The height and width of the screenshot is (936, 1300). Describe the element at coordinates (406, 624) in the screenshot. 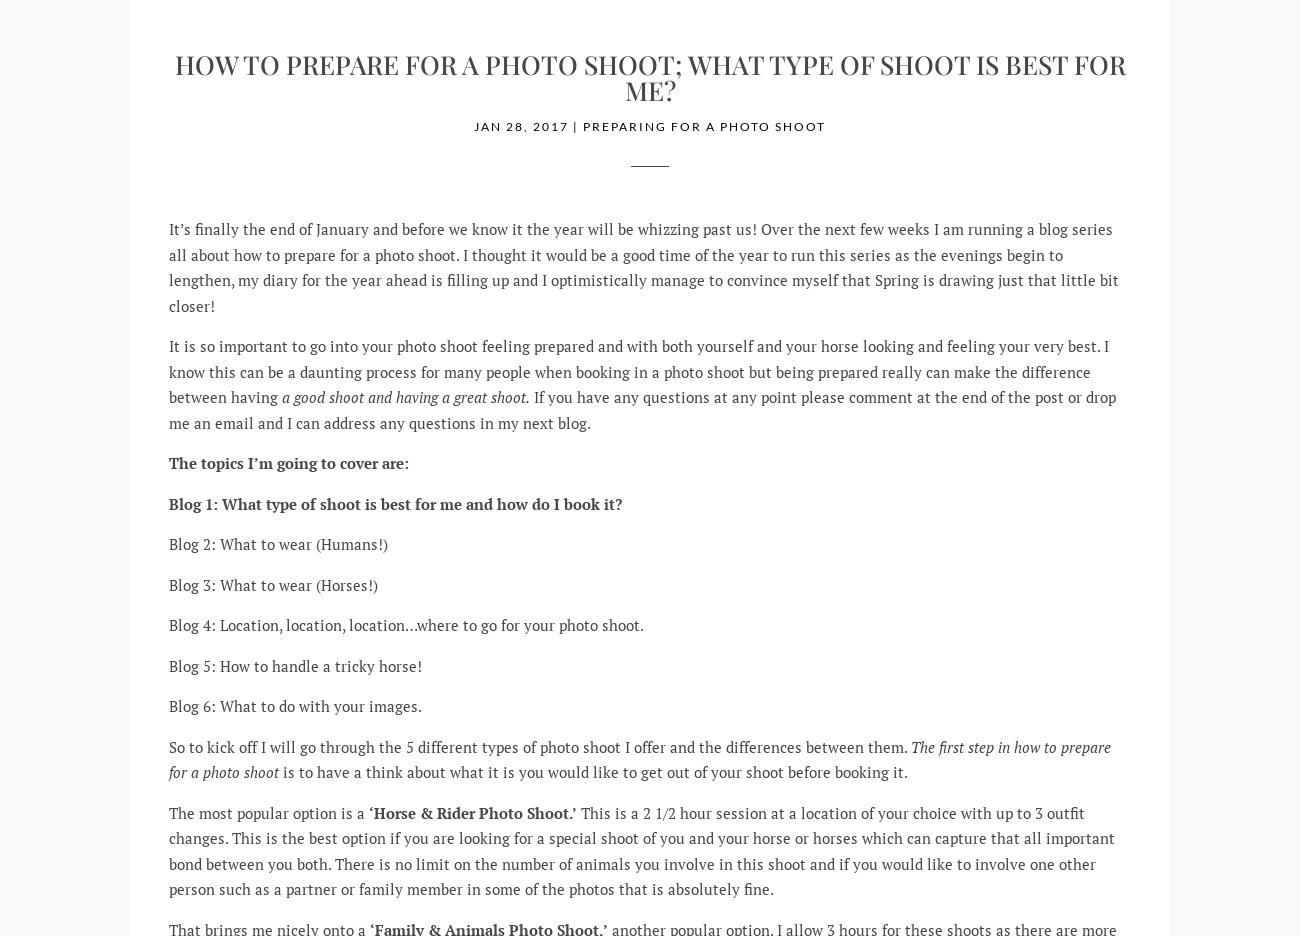

I see `'Blog 4: Location, location, location…where to go for your photo shoot.'` at that location.